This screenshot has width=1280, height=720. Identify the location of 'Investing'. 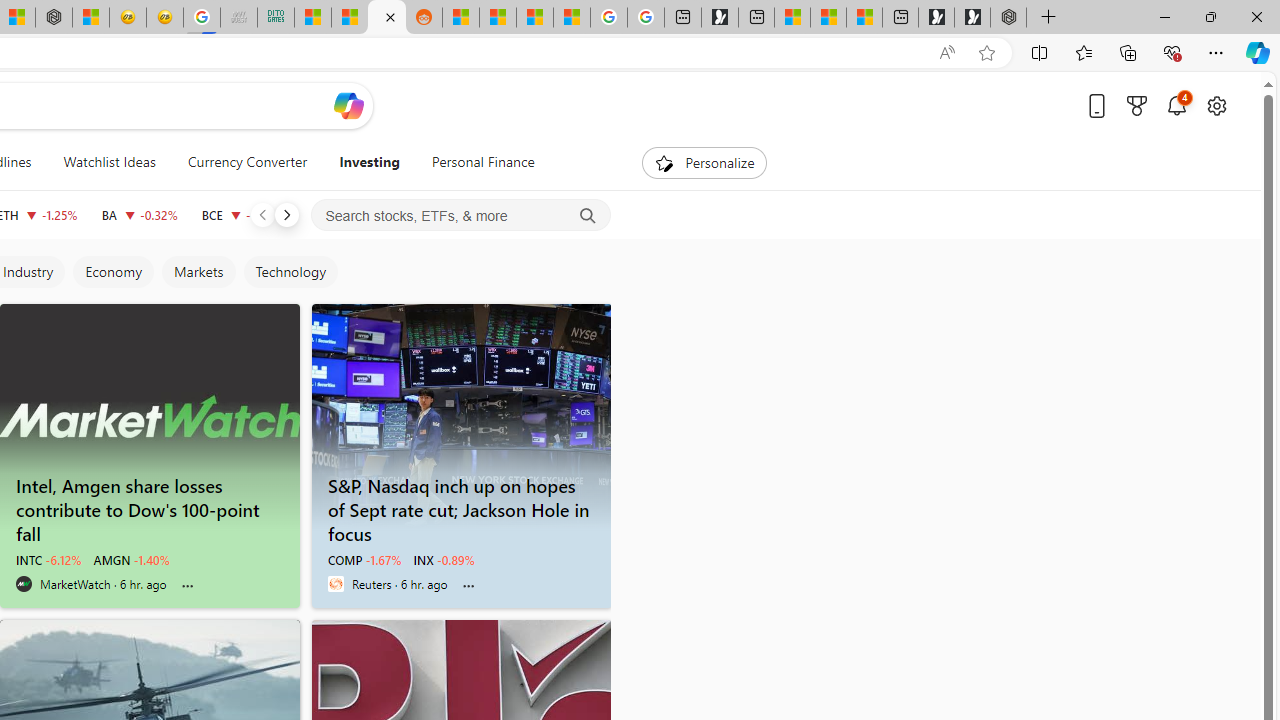
(369, 162).